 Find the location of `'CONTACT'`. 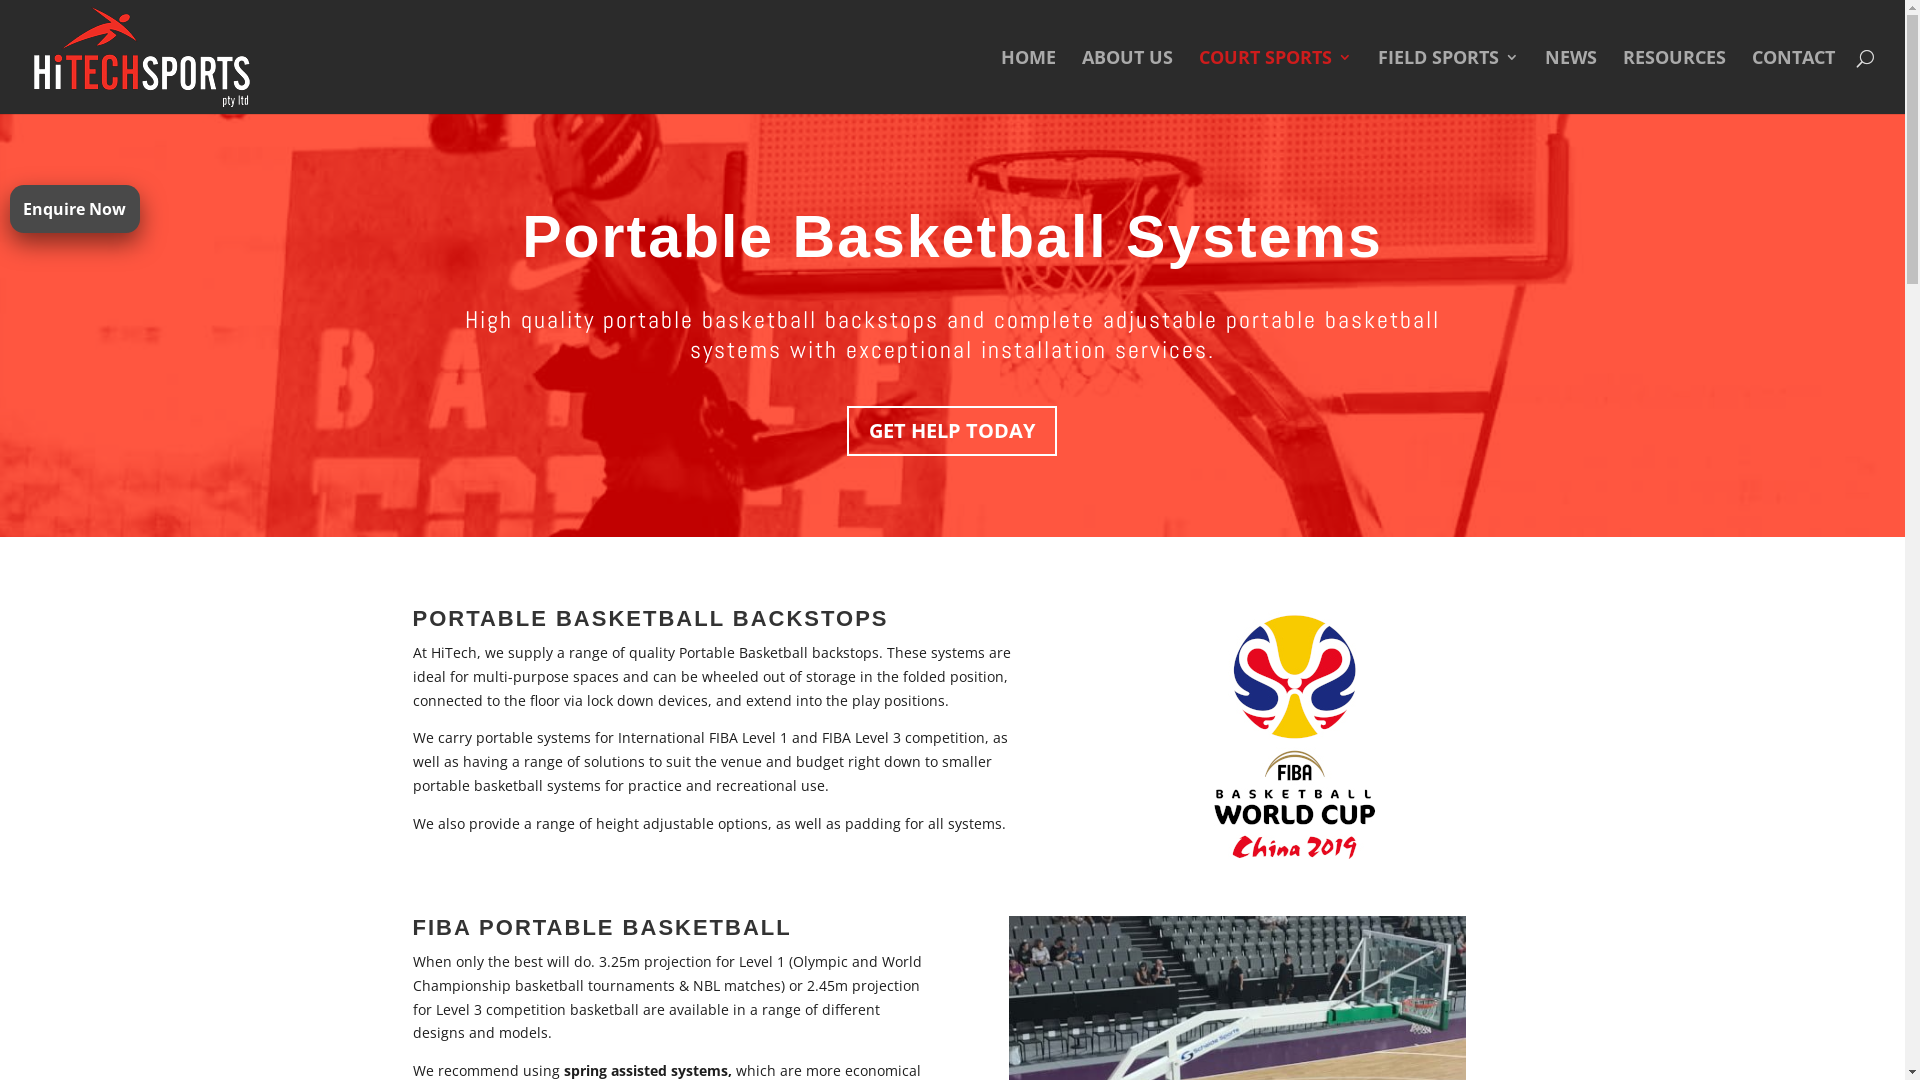

'CONTACT' is located at coordinates (1793, 80).